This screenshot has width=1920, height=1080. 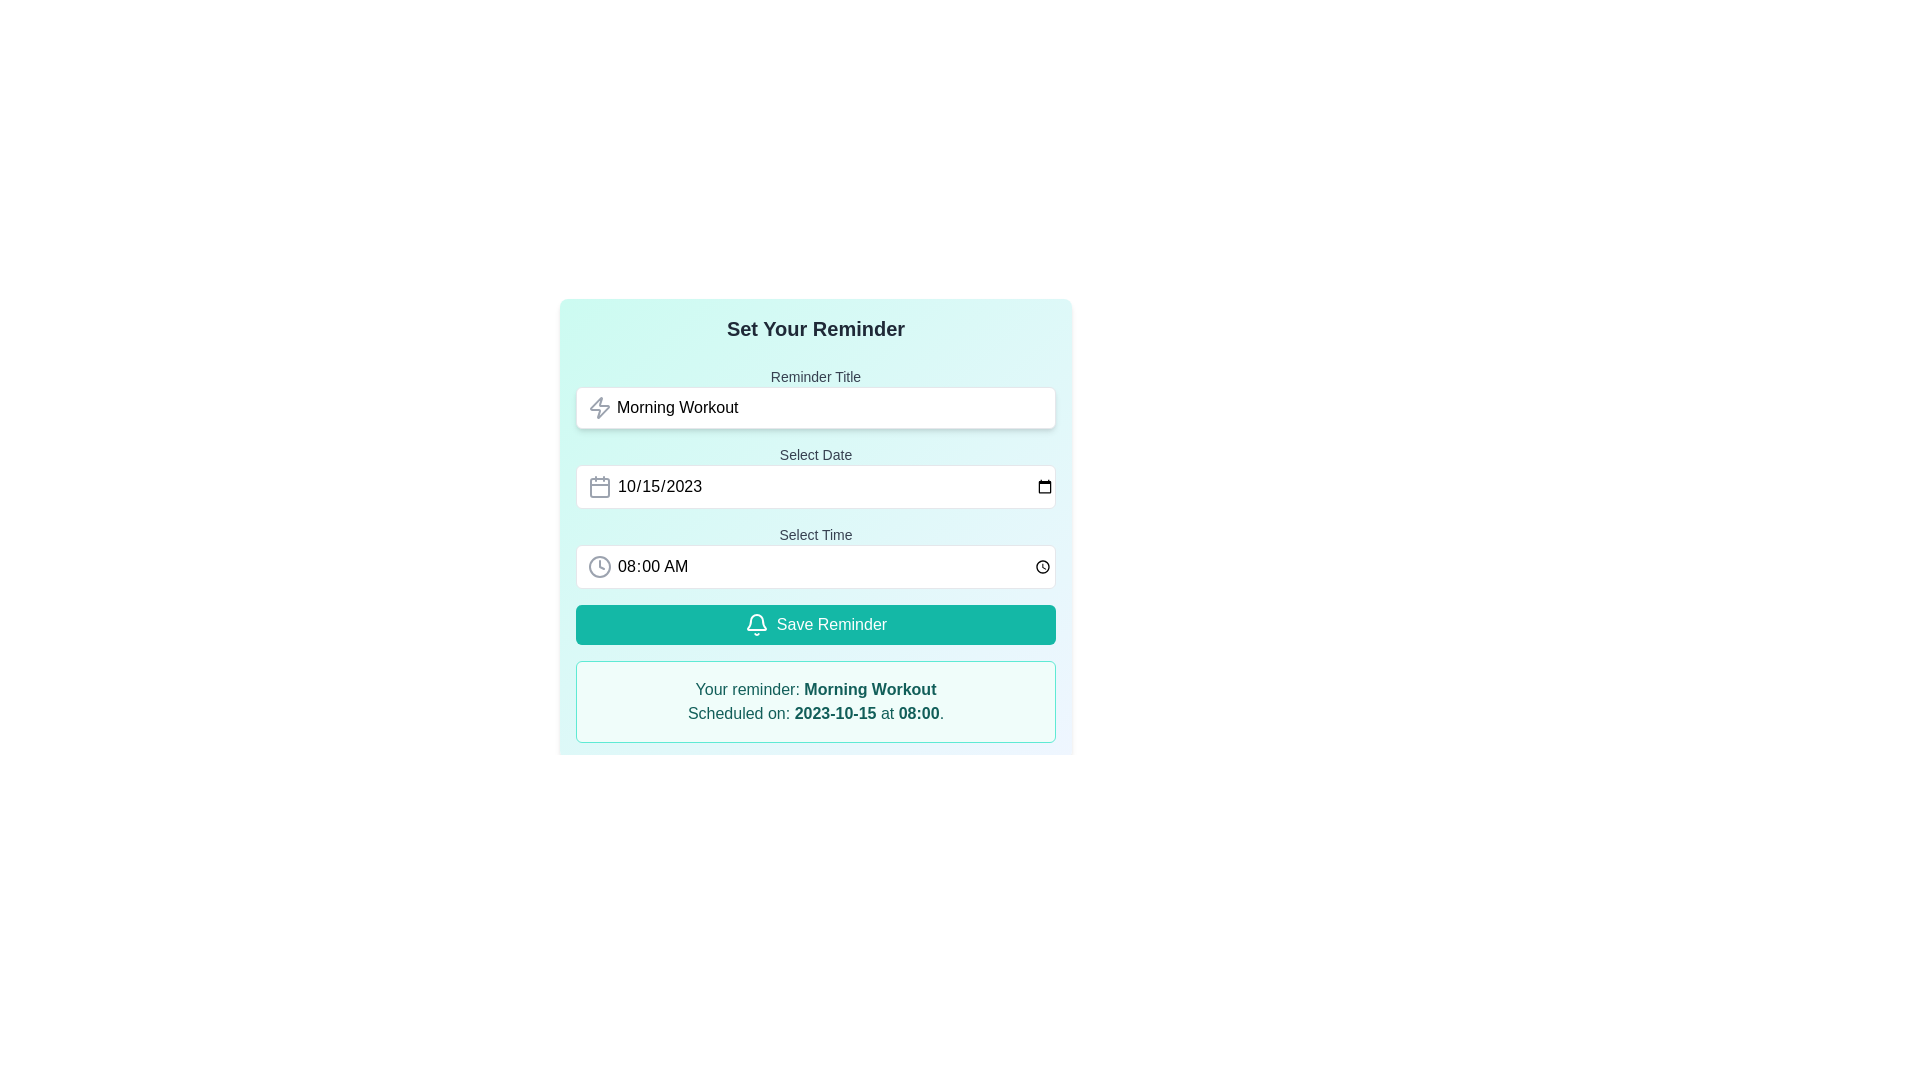 What do you see at coordinates (599, 407) in the screenshot?
I see `the icon that represents energy or action, positioned to the left of the 'Morning Workout' placeholder in the top text input field` at bounding box center [599, 407].